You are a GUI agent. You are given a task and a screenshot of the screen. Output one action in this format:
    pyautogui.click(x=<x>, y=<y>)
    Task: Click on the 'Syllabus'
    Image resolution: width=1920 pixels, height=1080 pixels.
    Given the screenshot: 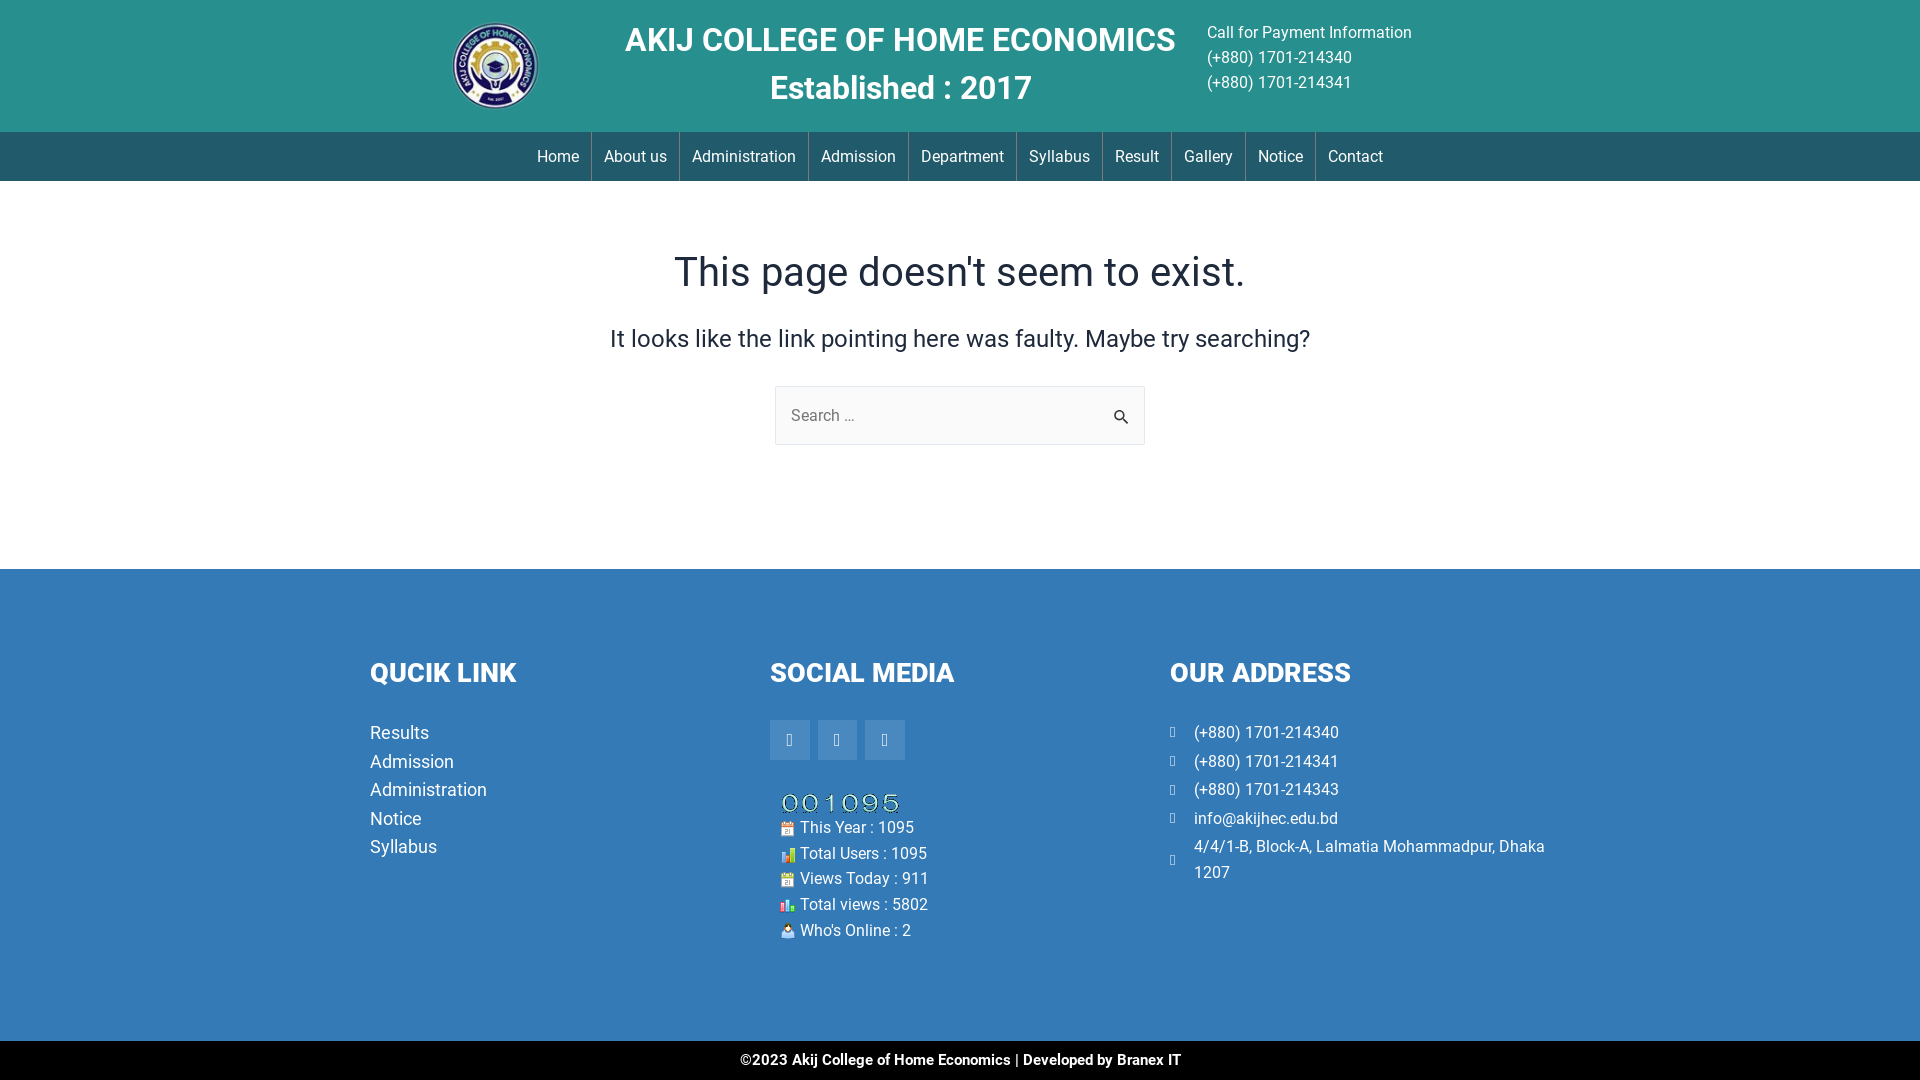 What is the action you would take?
    pyautogui.click(x=1017, y=155)
    